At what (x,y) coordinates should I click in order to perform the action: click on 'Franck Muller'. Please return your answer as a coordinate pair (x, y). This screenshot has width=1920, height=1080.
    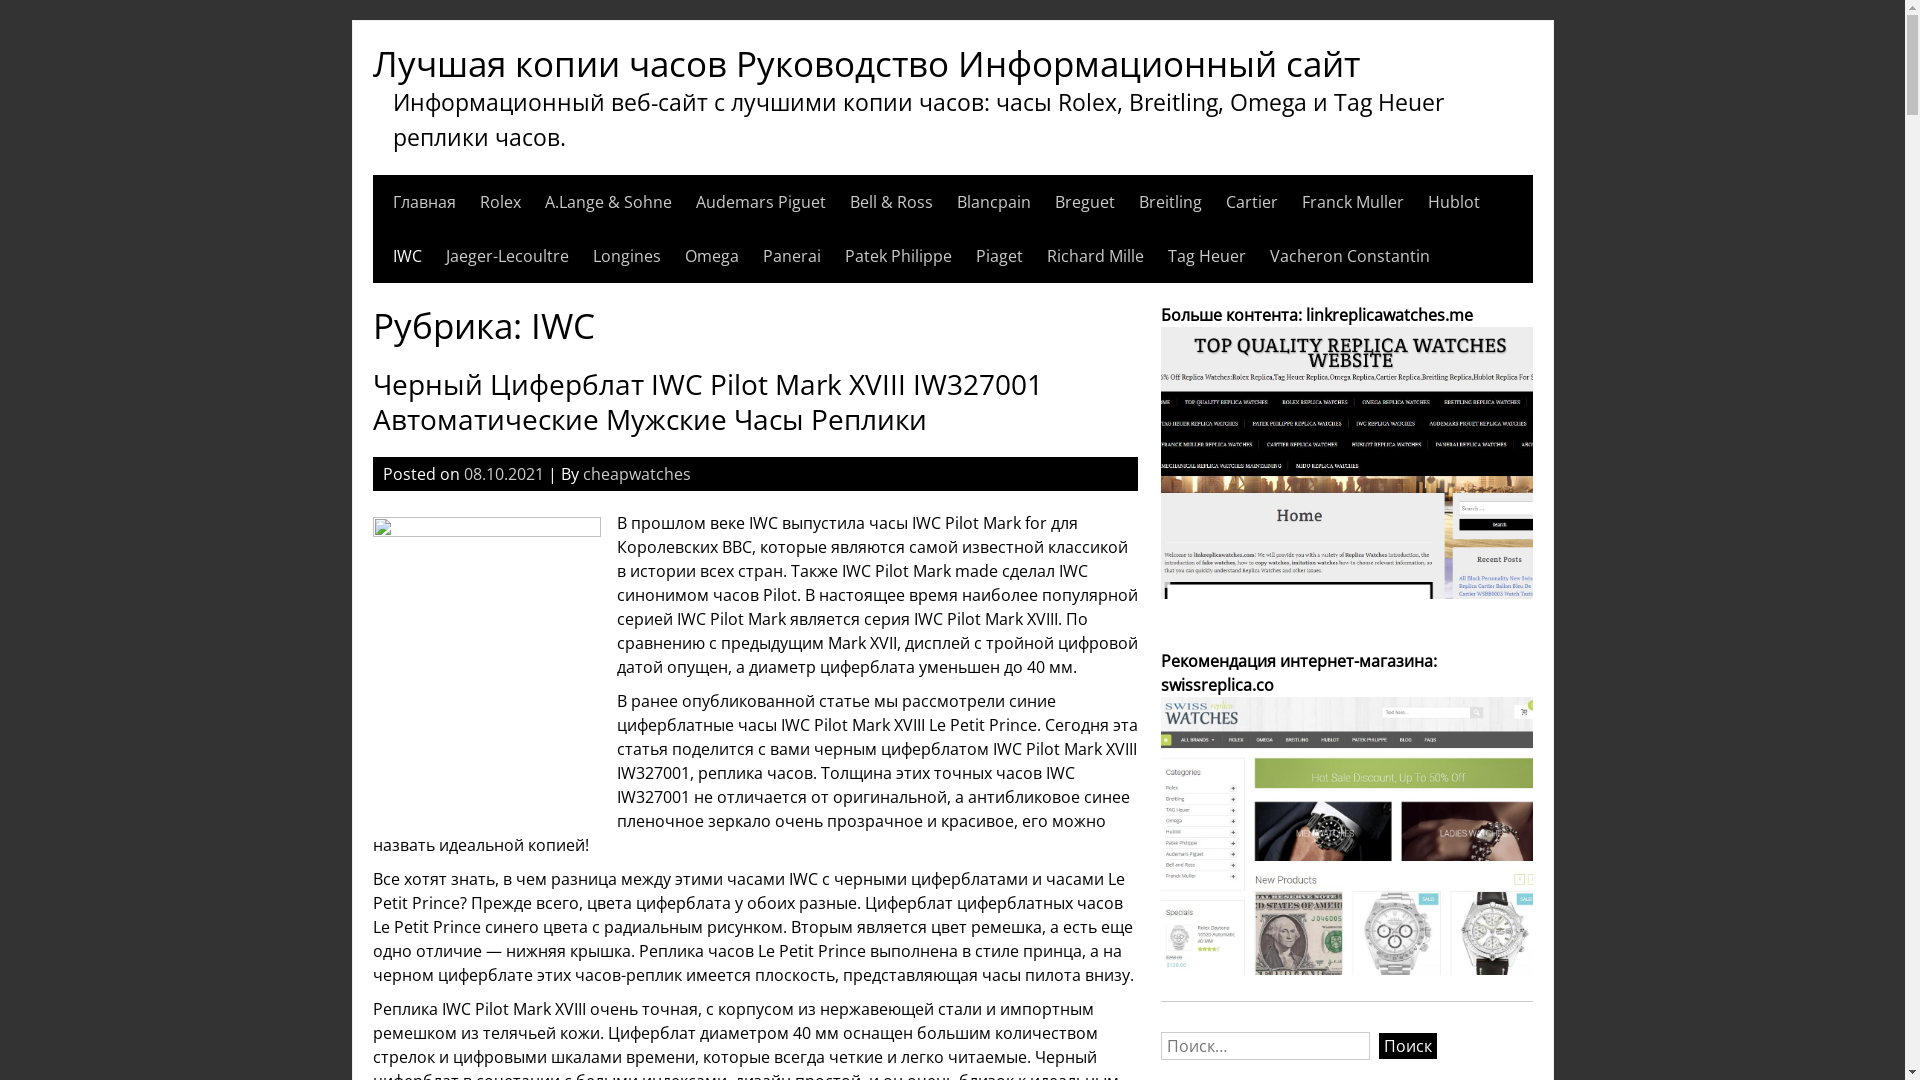
    Looking at the image, I should click on (1301, 201).